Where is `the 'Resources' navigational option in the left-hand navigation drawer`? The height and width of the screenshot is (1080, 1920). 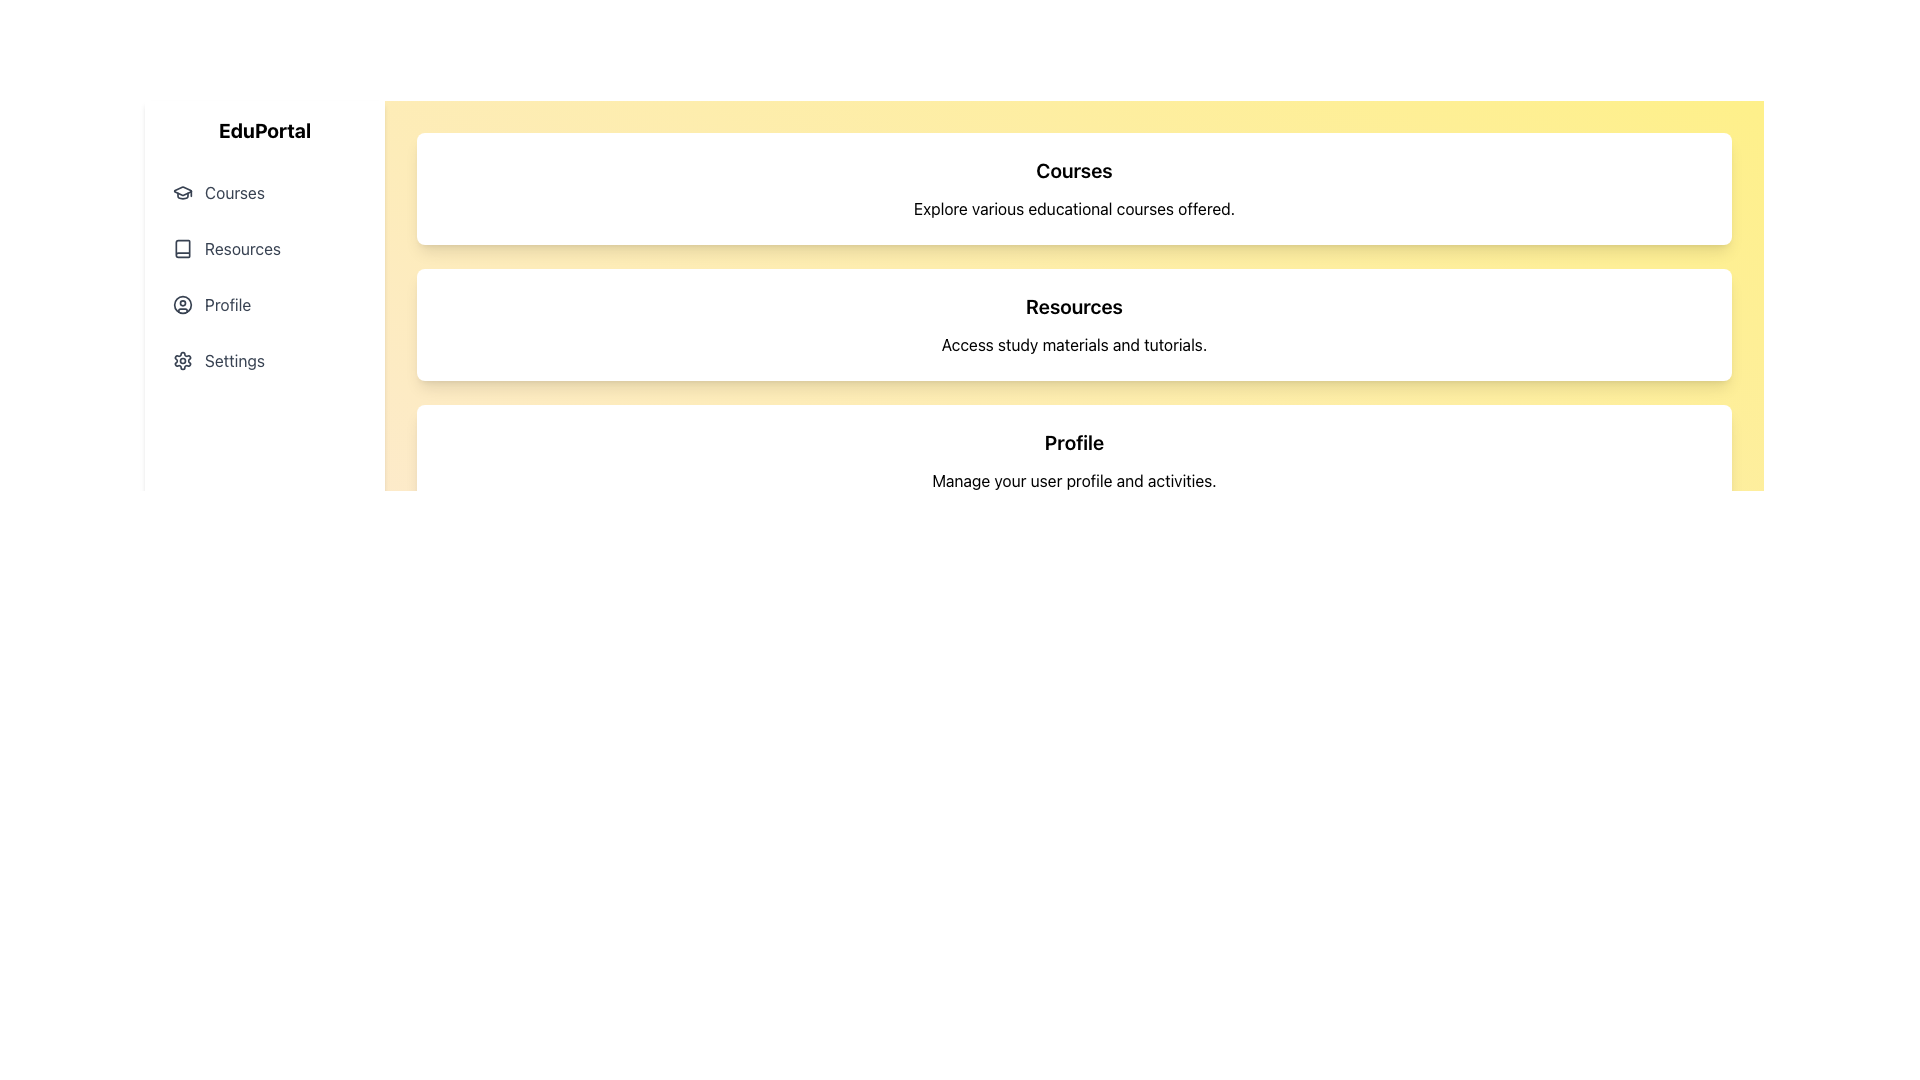 the 'Resources' navigational option in the left-hand navigation drawer is located at coordinates (263, 277).